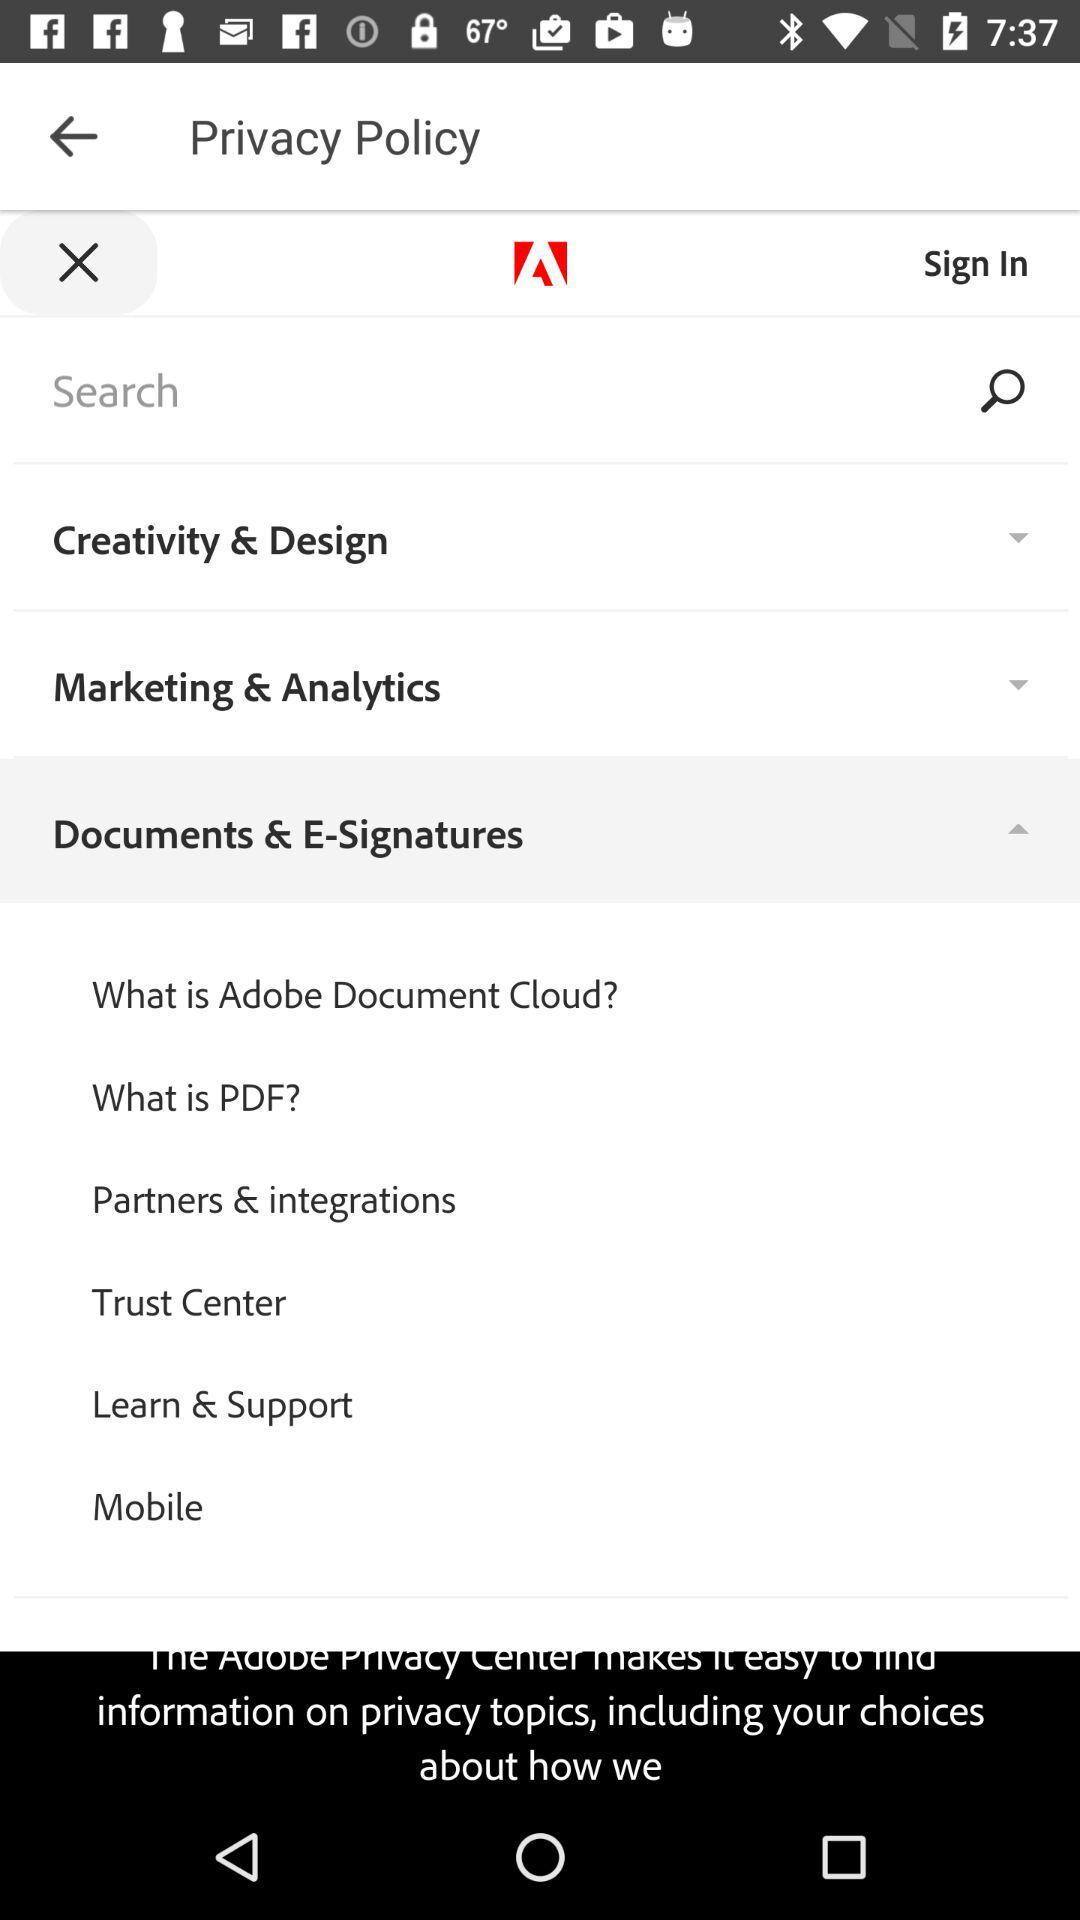 This screenshot has width=1080, height=1920. Describe the element at coordinates (540, 1002) in the screenshot. I see `privacy policy menu` at that location.